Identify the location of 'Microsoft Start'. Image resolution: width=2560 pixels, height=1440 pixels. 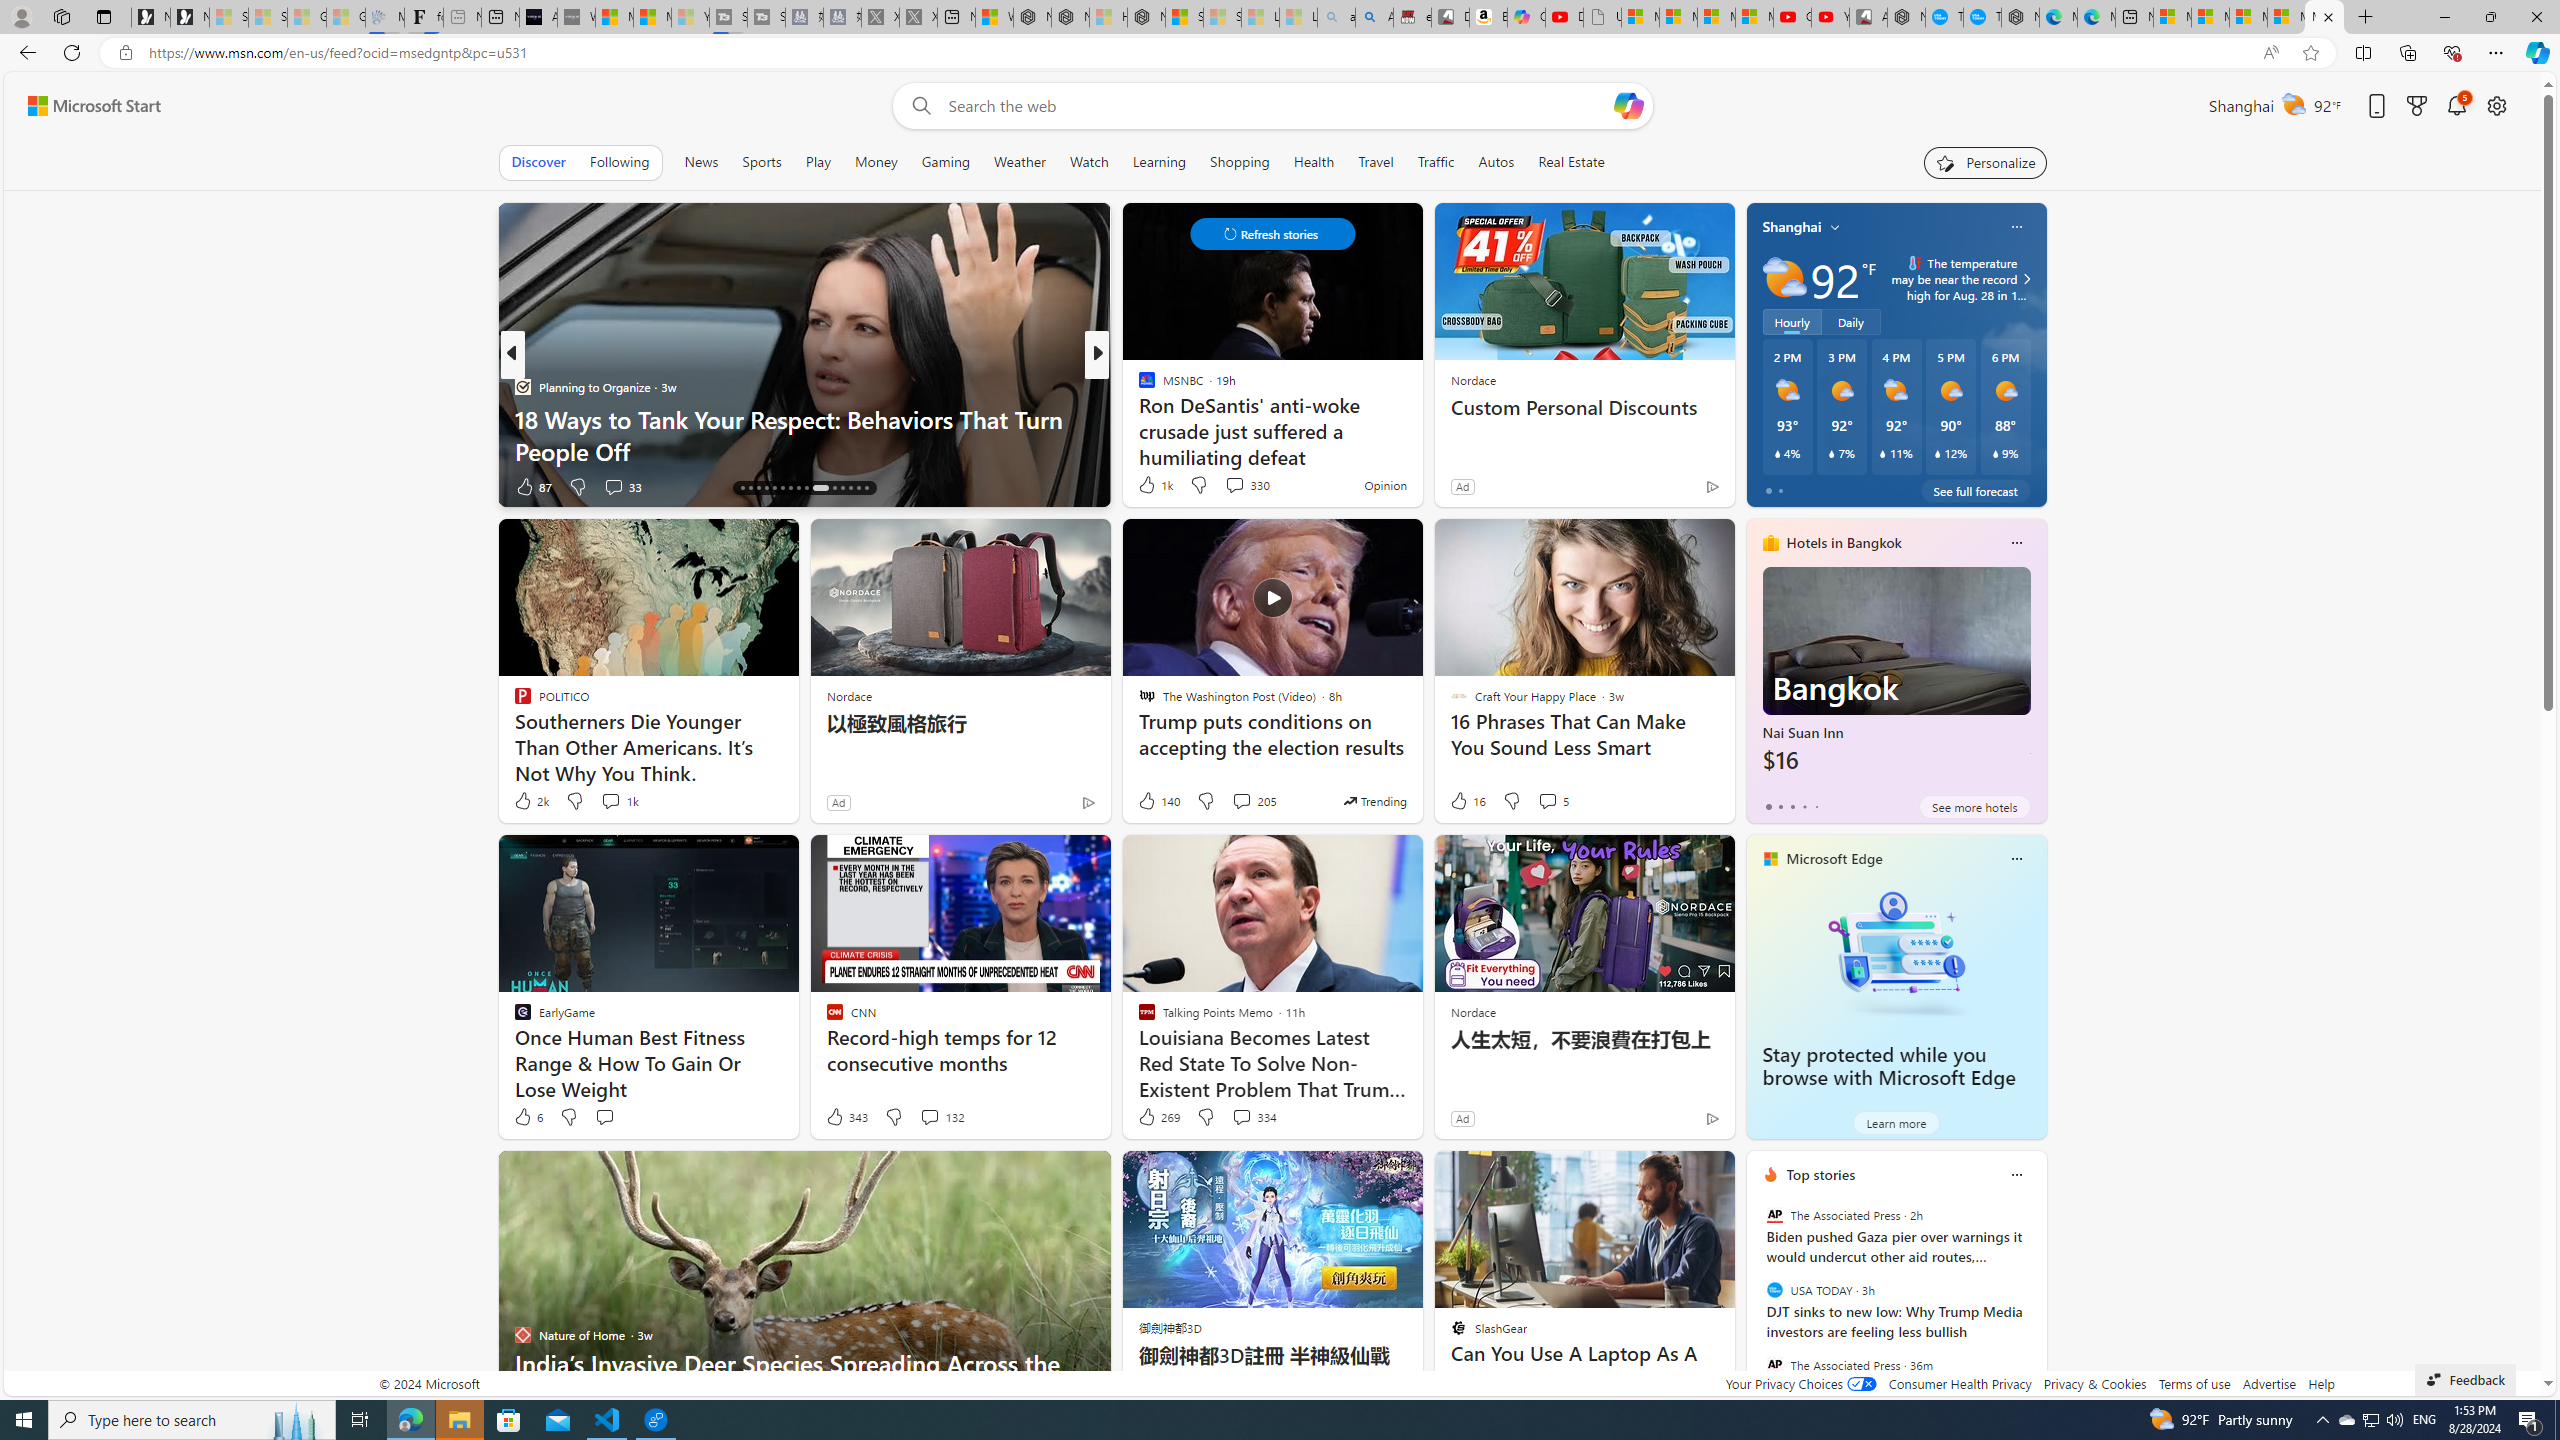
(93, 106).